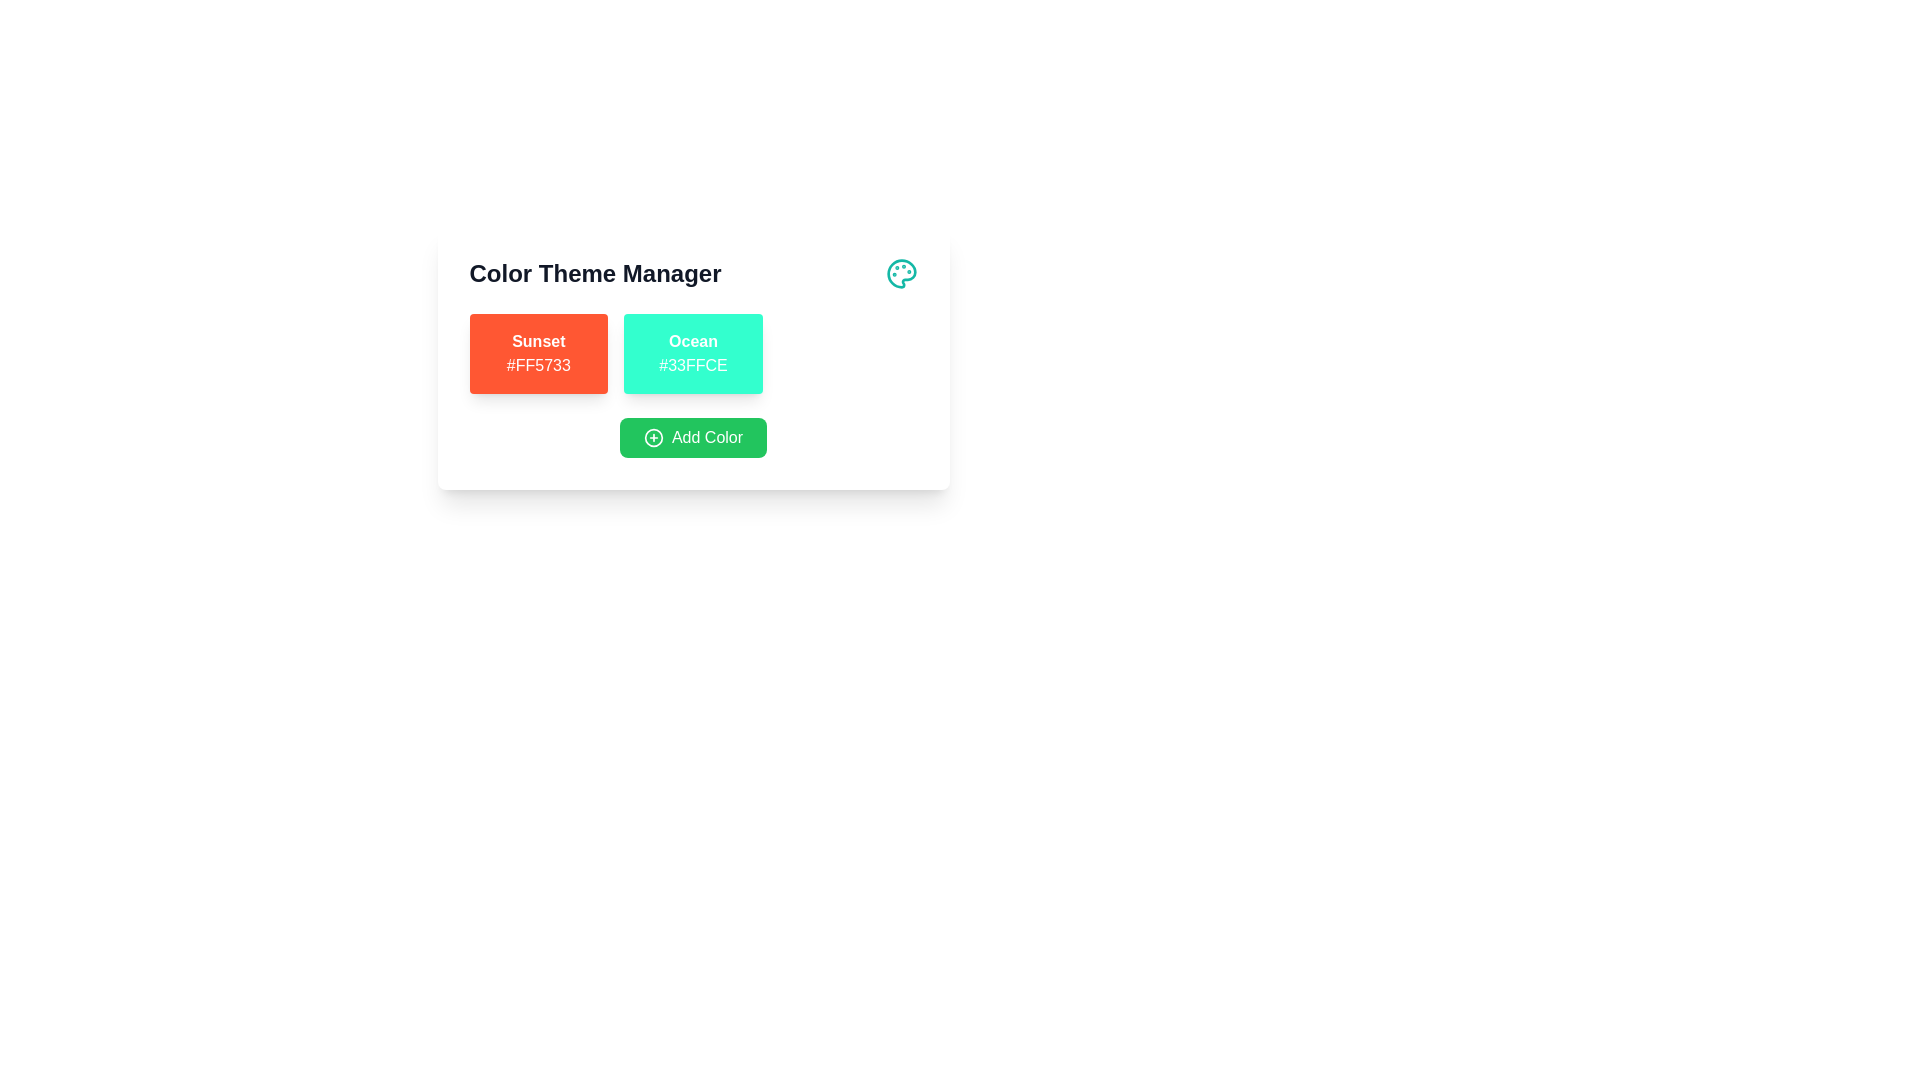 This screenshot has width=1920, height=1080. Describe the element at coordinates (693, 353) in the screenshot. I see `the color item` at that location.